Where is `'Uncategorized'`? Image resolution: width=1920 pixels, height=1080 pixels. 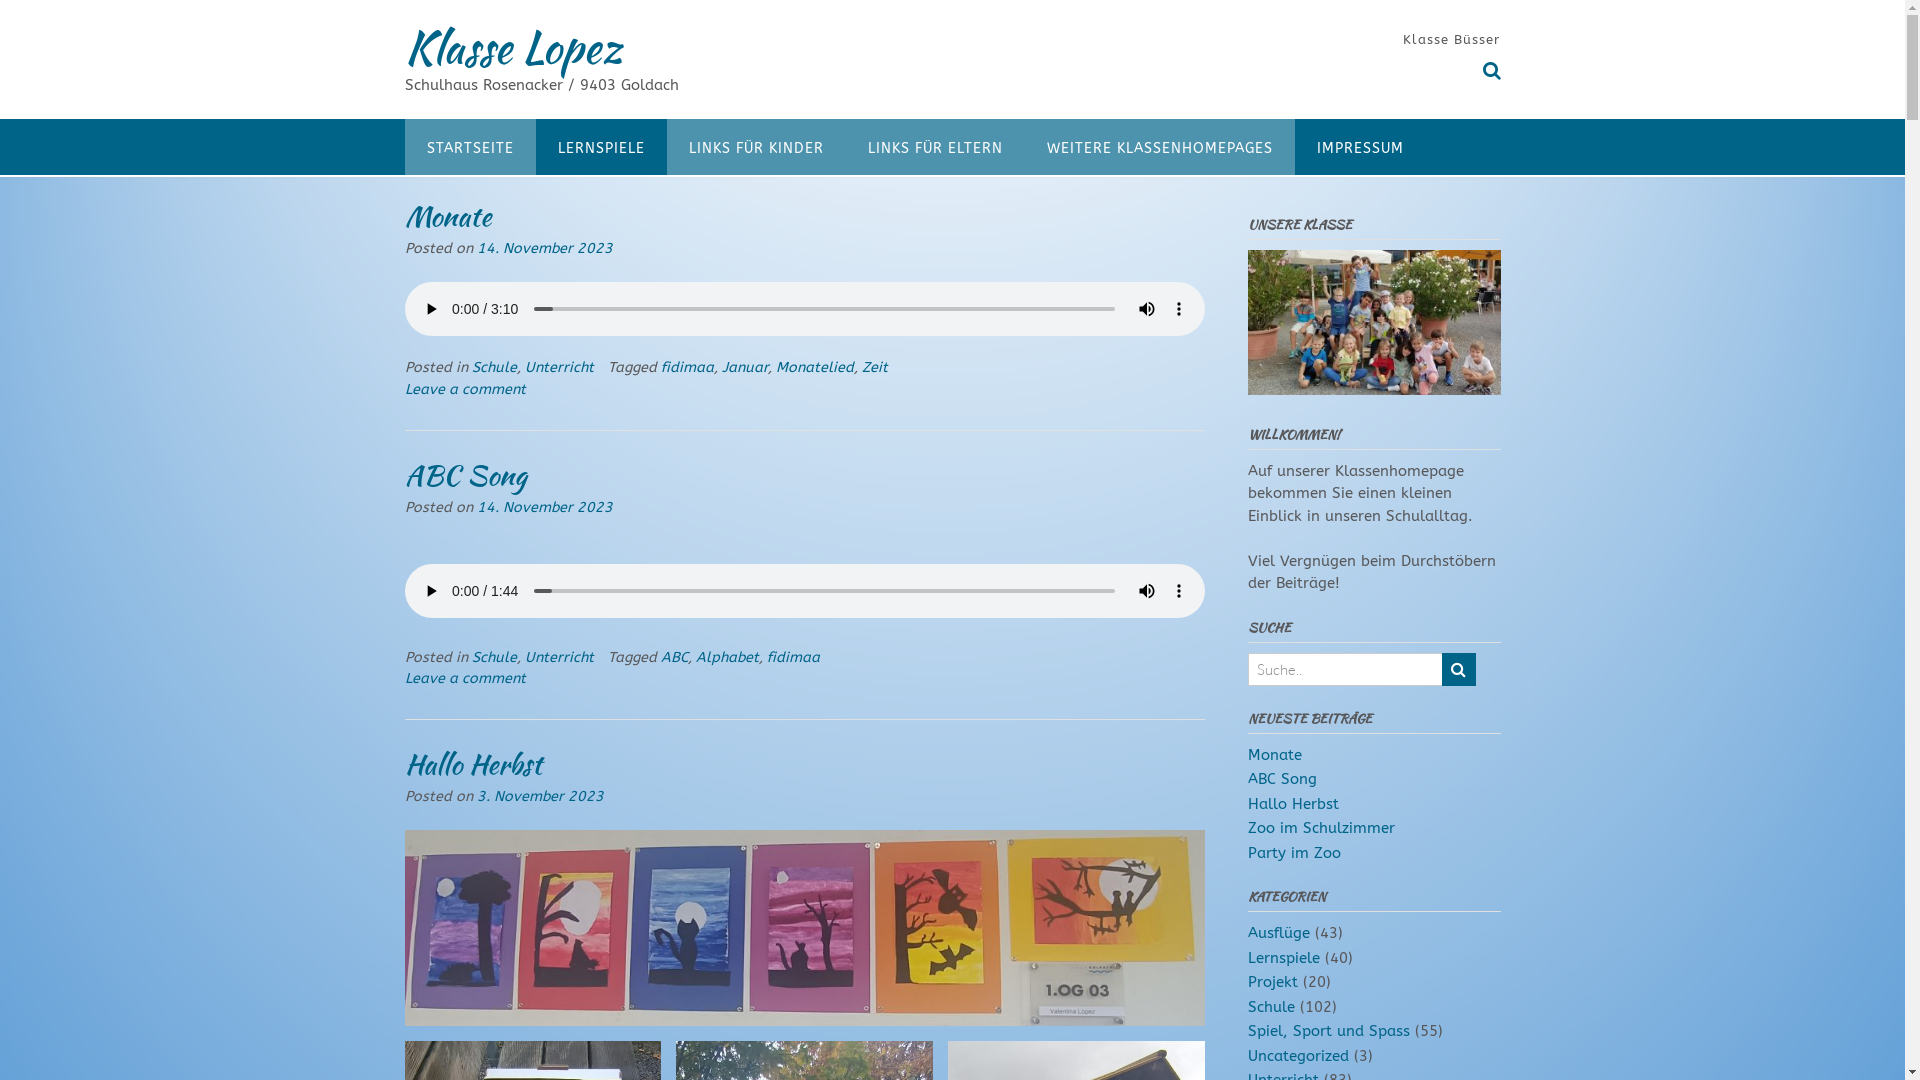
'Uncategorized' is located at coordinates (1298, 1055).